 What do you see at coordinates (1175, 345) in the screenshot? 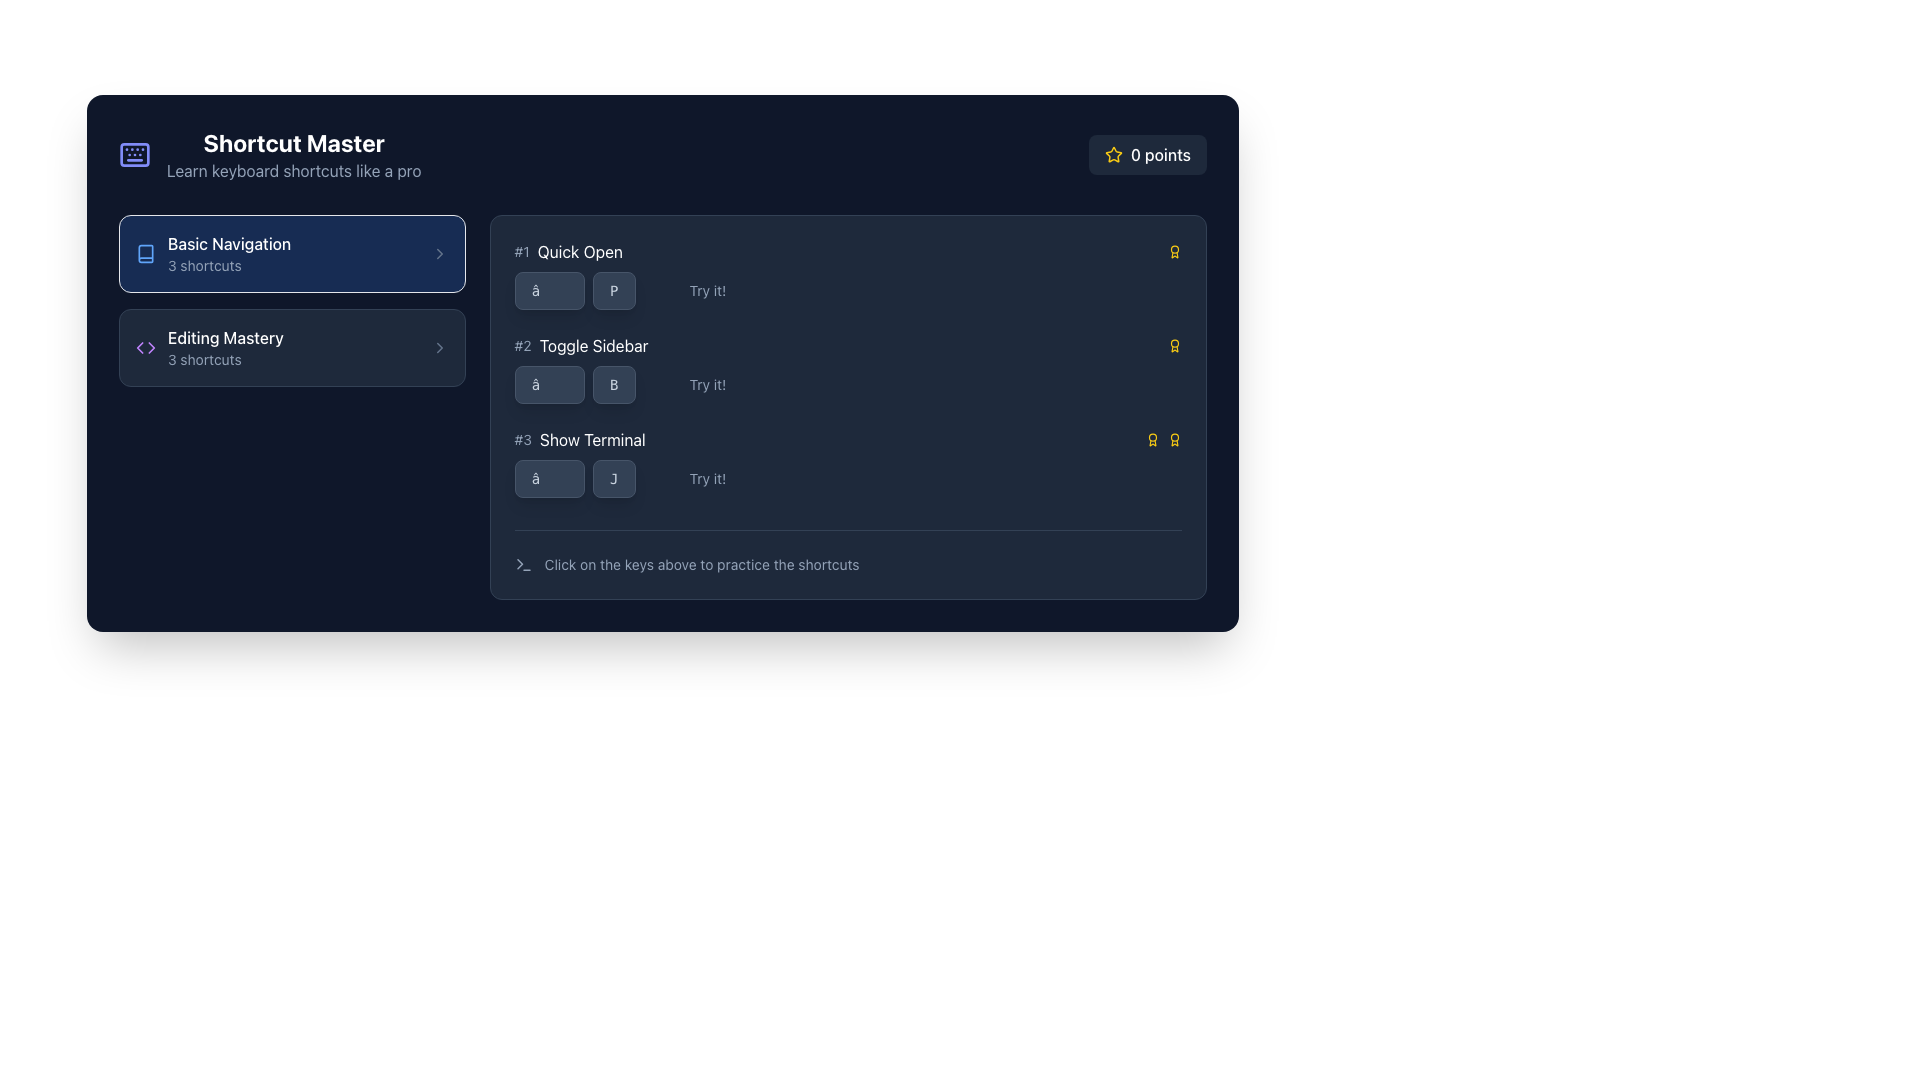
I see `the standalone icon at the far right end of the '#2 Toggle Sidebar' section, which serves as a visual indicator for achievements or status` at bounding box center [1175, 345].